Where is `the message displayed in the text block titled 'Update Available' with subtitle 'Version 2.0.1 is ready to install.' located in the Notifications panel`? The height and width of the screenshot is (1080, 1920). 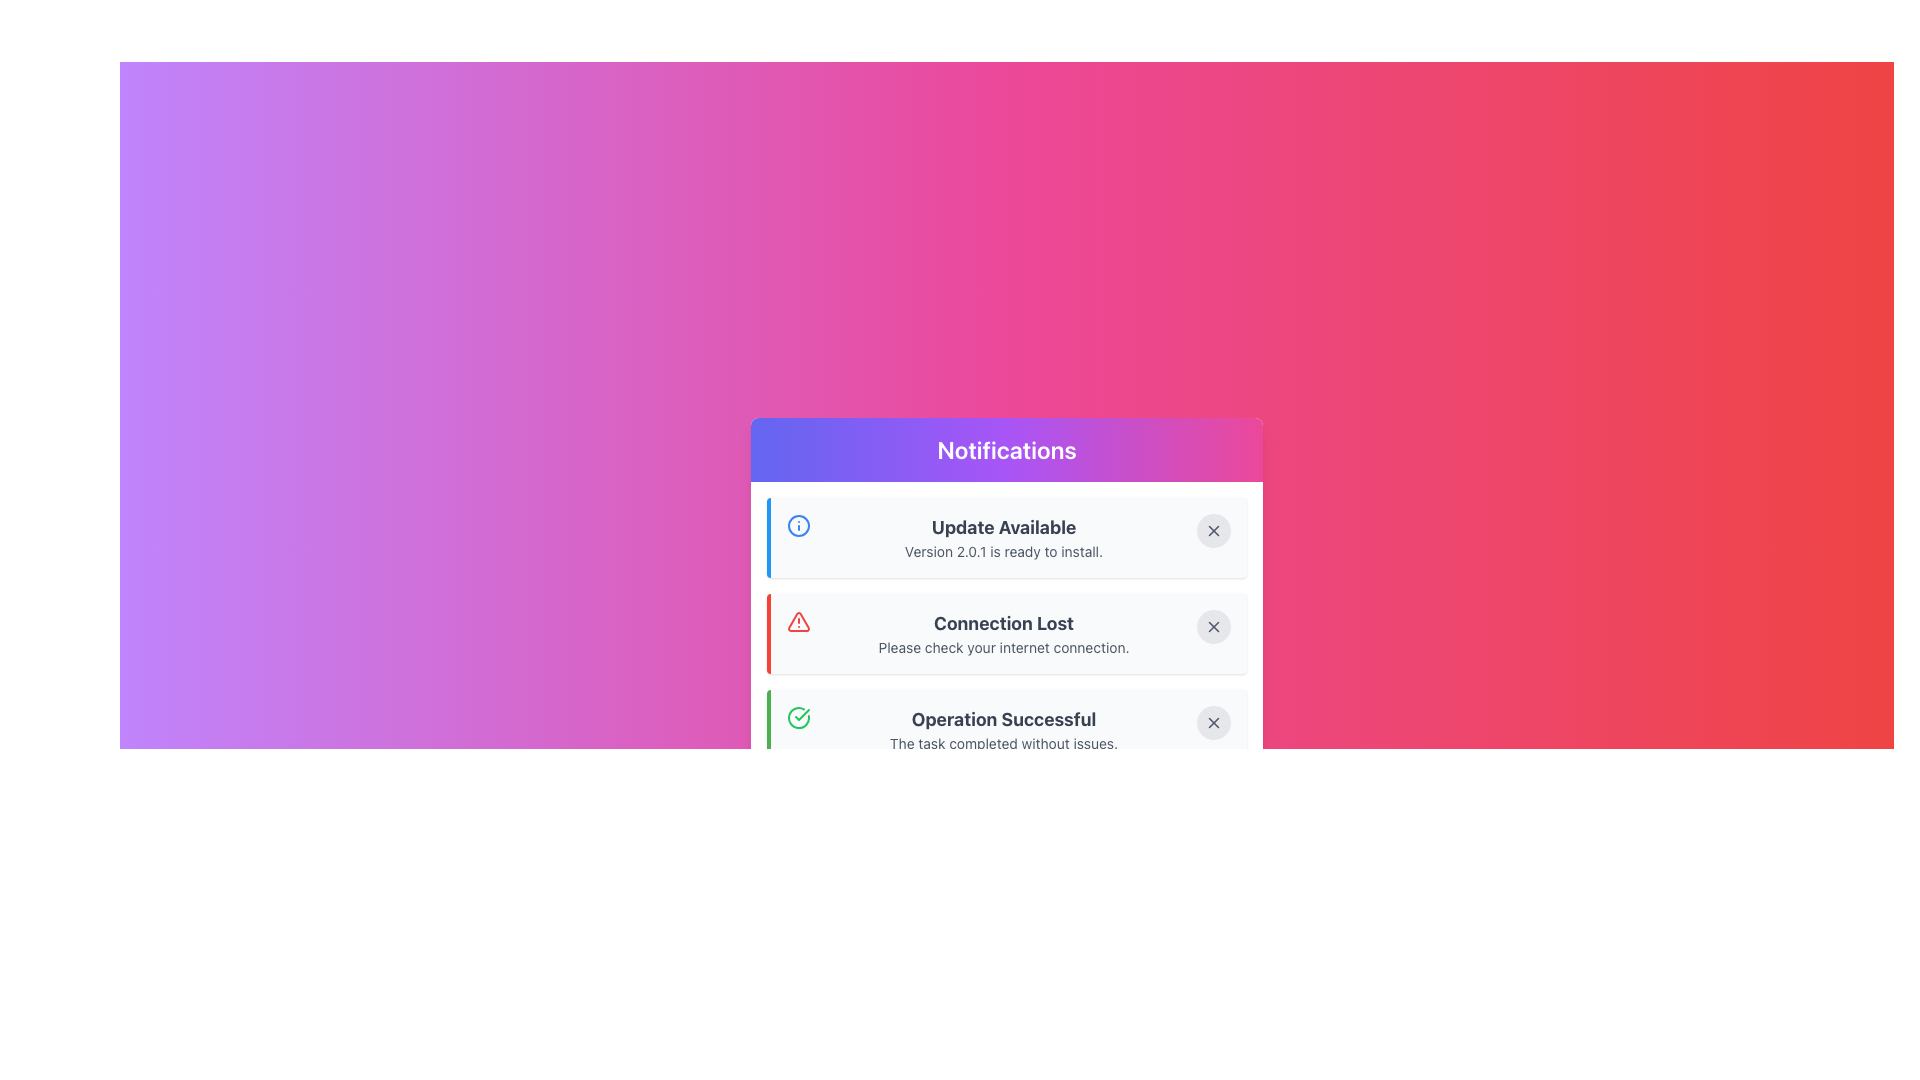 the message displayed in the text block titled 'Update Available' with subtitle 'Version 2.0.1 is ready to install.' located in the Notifications panel is located at coordinates (1003, 536).